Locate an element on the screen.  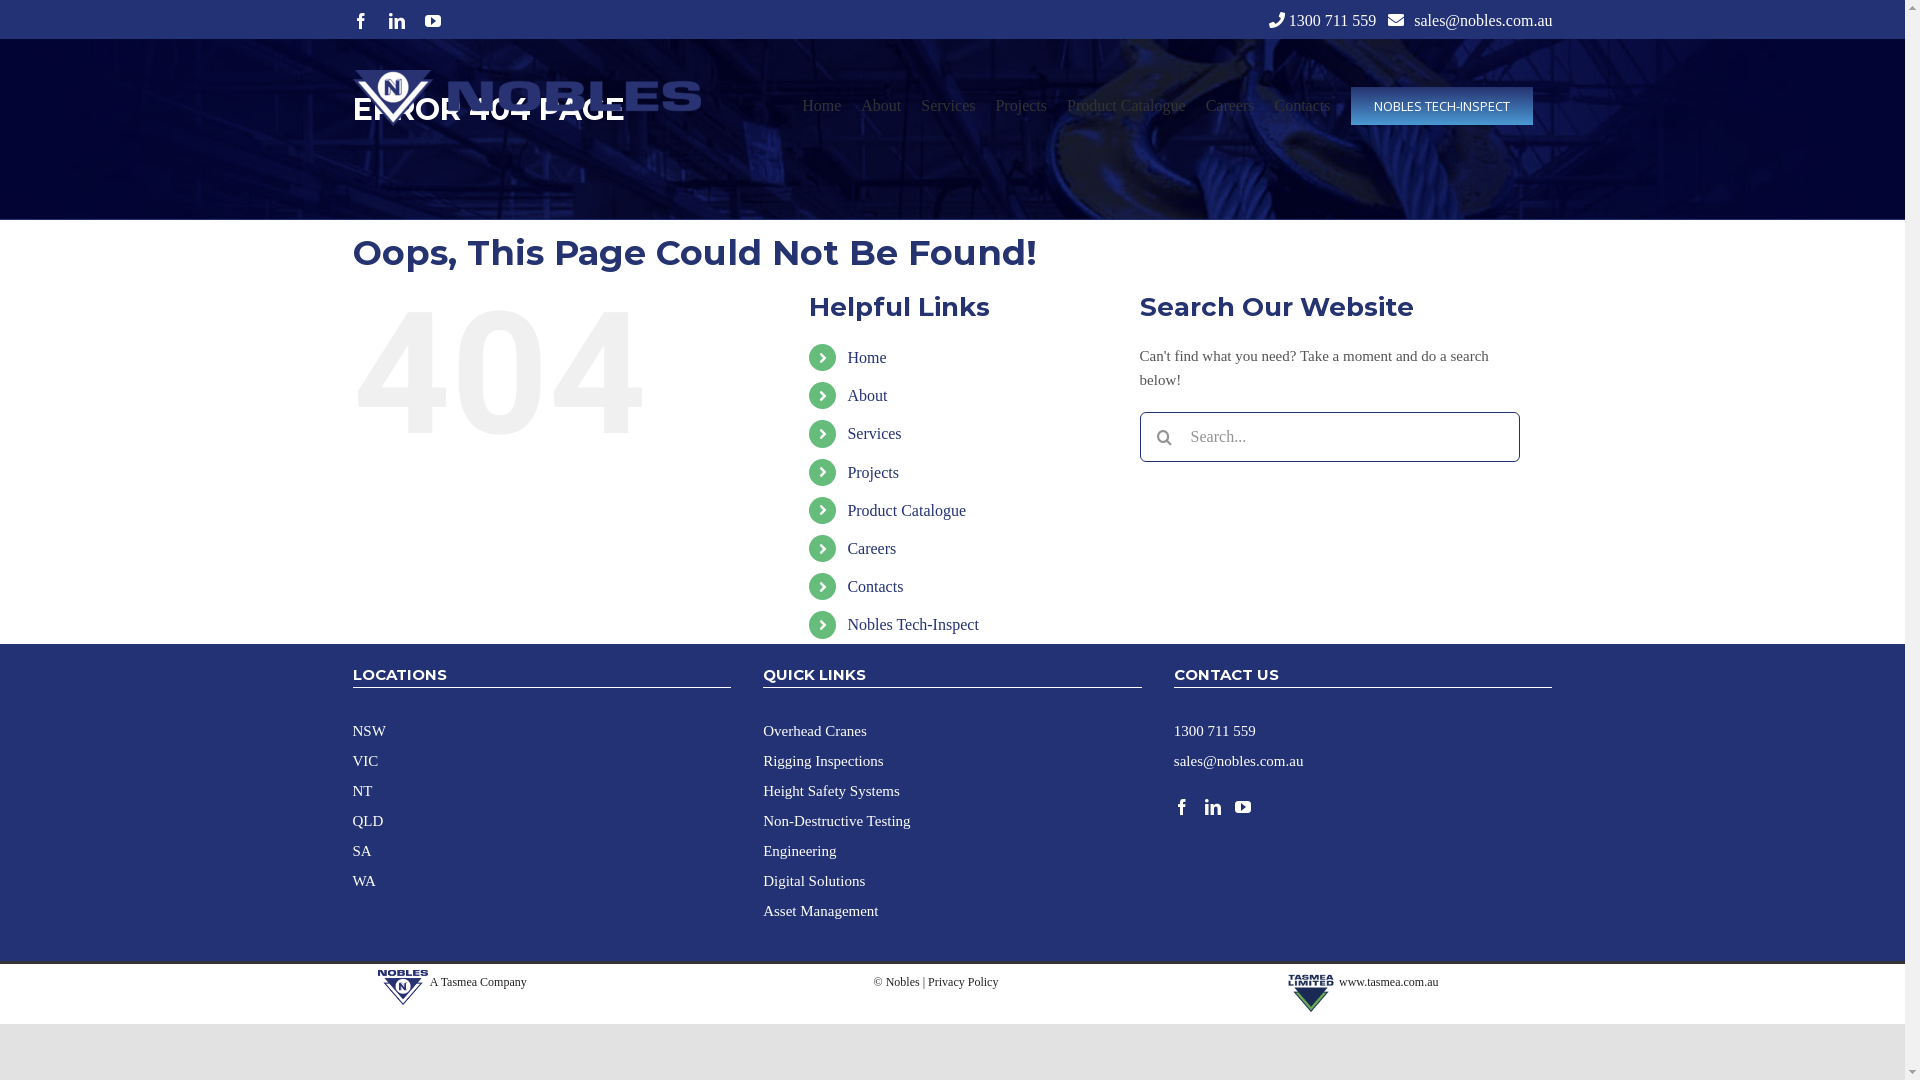
'Home' is located at coordinates (866, 356).